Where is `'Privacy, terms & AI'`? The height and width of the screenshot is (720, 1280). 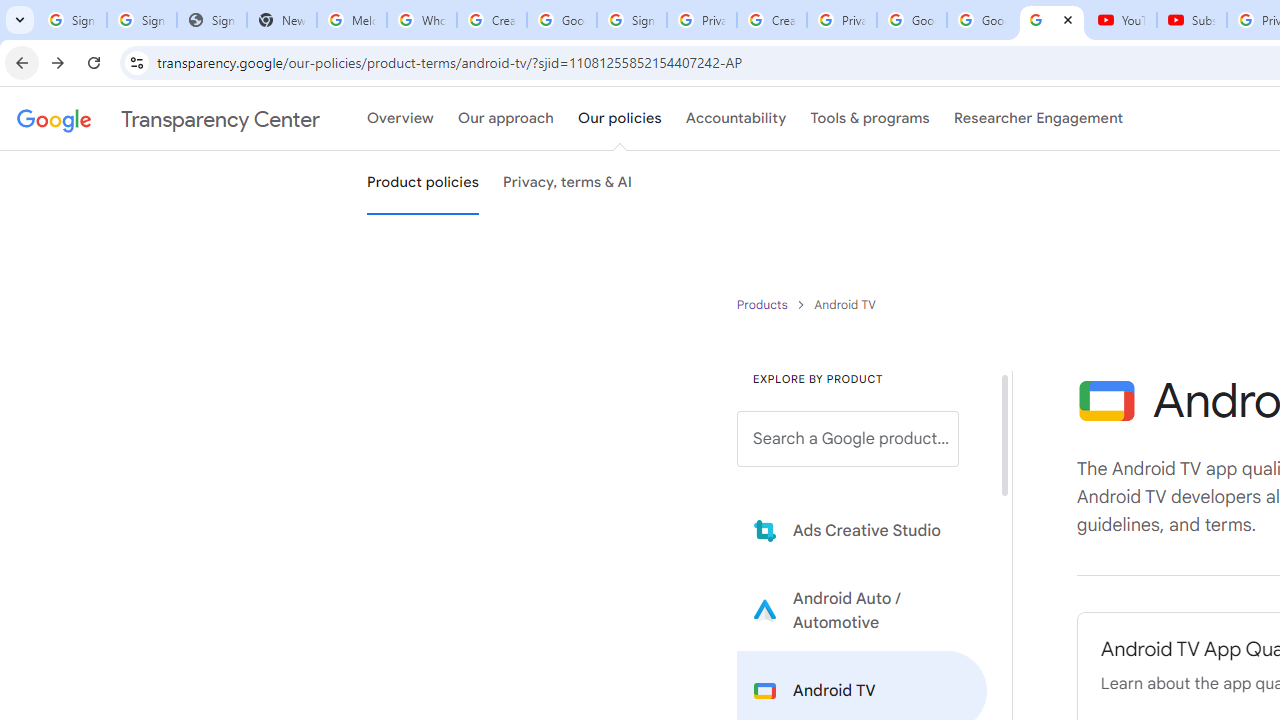 'Privacy, terms & AI' is located at coordinates (567, 183).